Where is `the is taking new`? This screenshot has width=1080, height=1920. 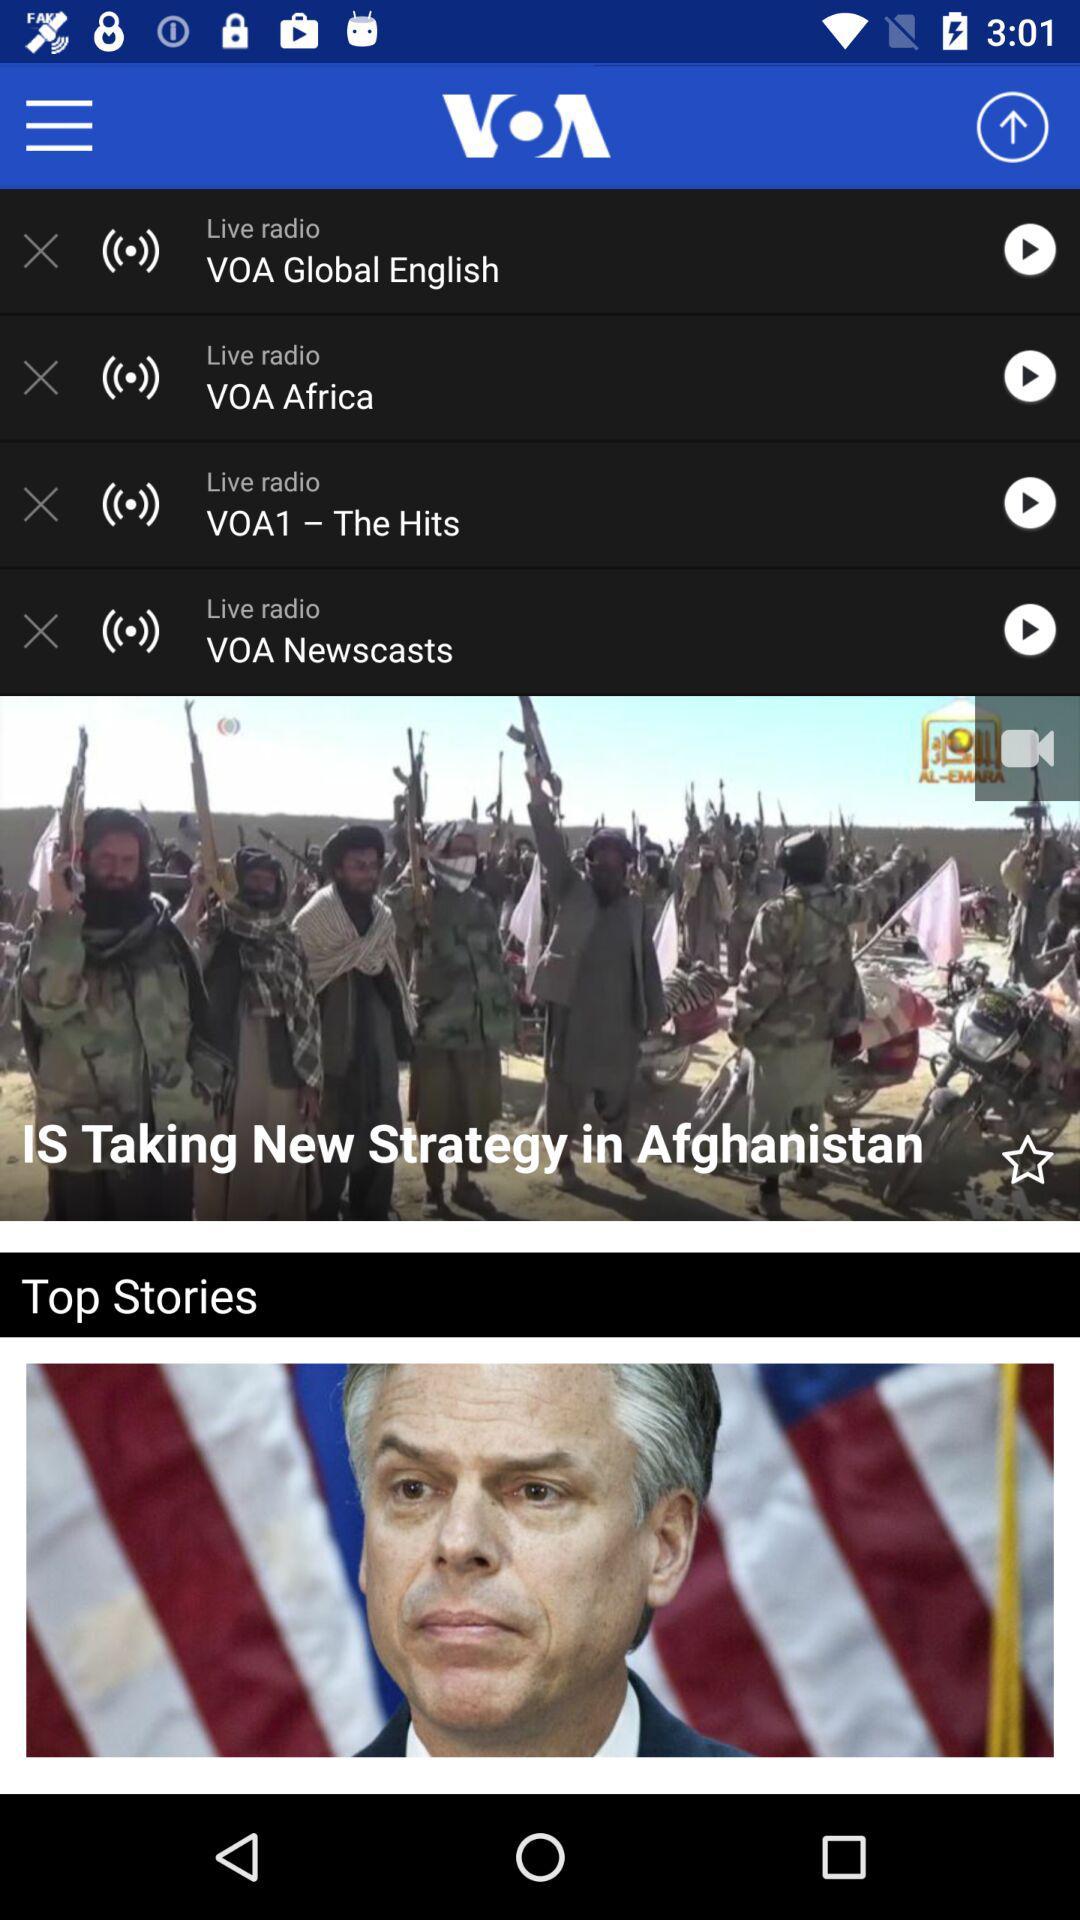
the is taking new is located at coordinates (497, 1144).